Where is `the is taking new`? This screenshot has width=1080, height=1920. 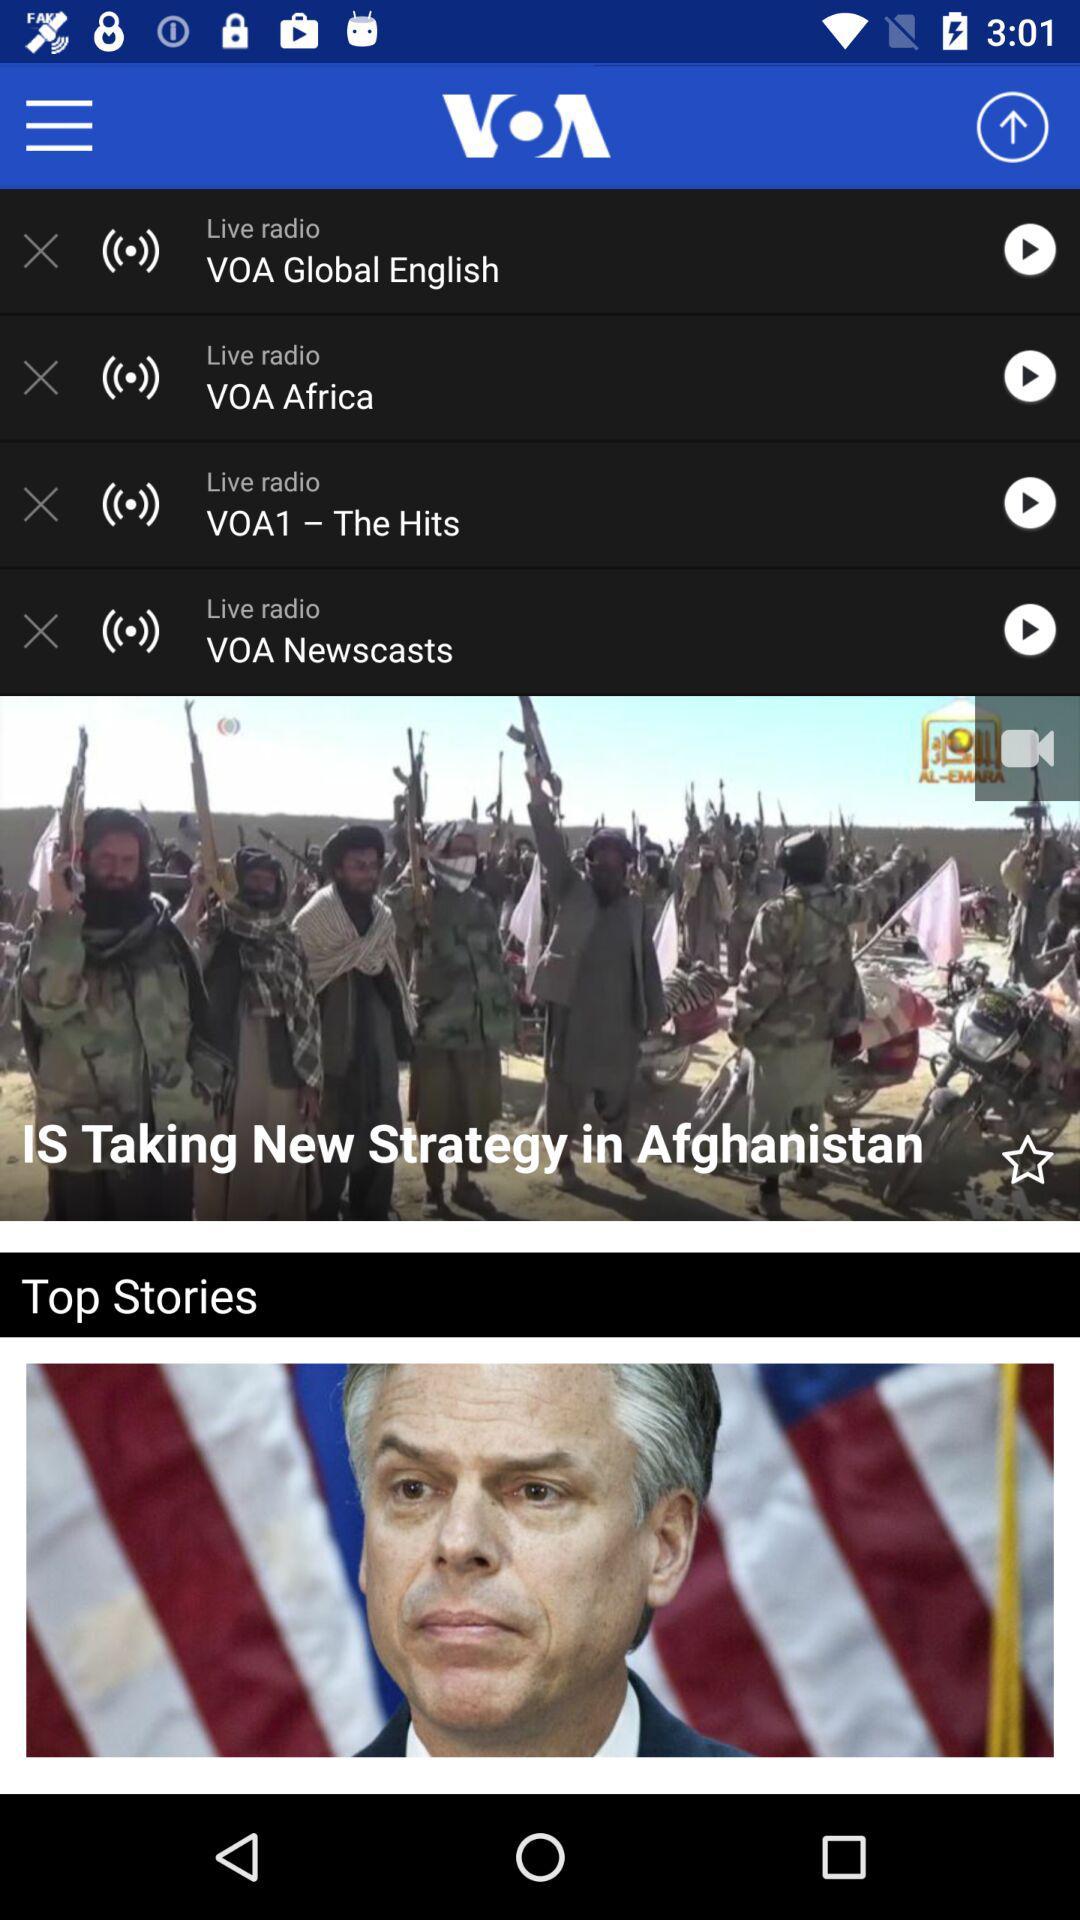
the is taking new is located at coordinates (497, 1144).